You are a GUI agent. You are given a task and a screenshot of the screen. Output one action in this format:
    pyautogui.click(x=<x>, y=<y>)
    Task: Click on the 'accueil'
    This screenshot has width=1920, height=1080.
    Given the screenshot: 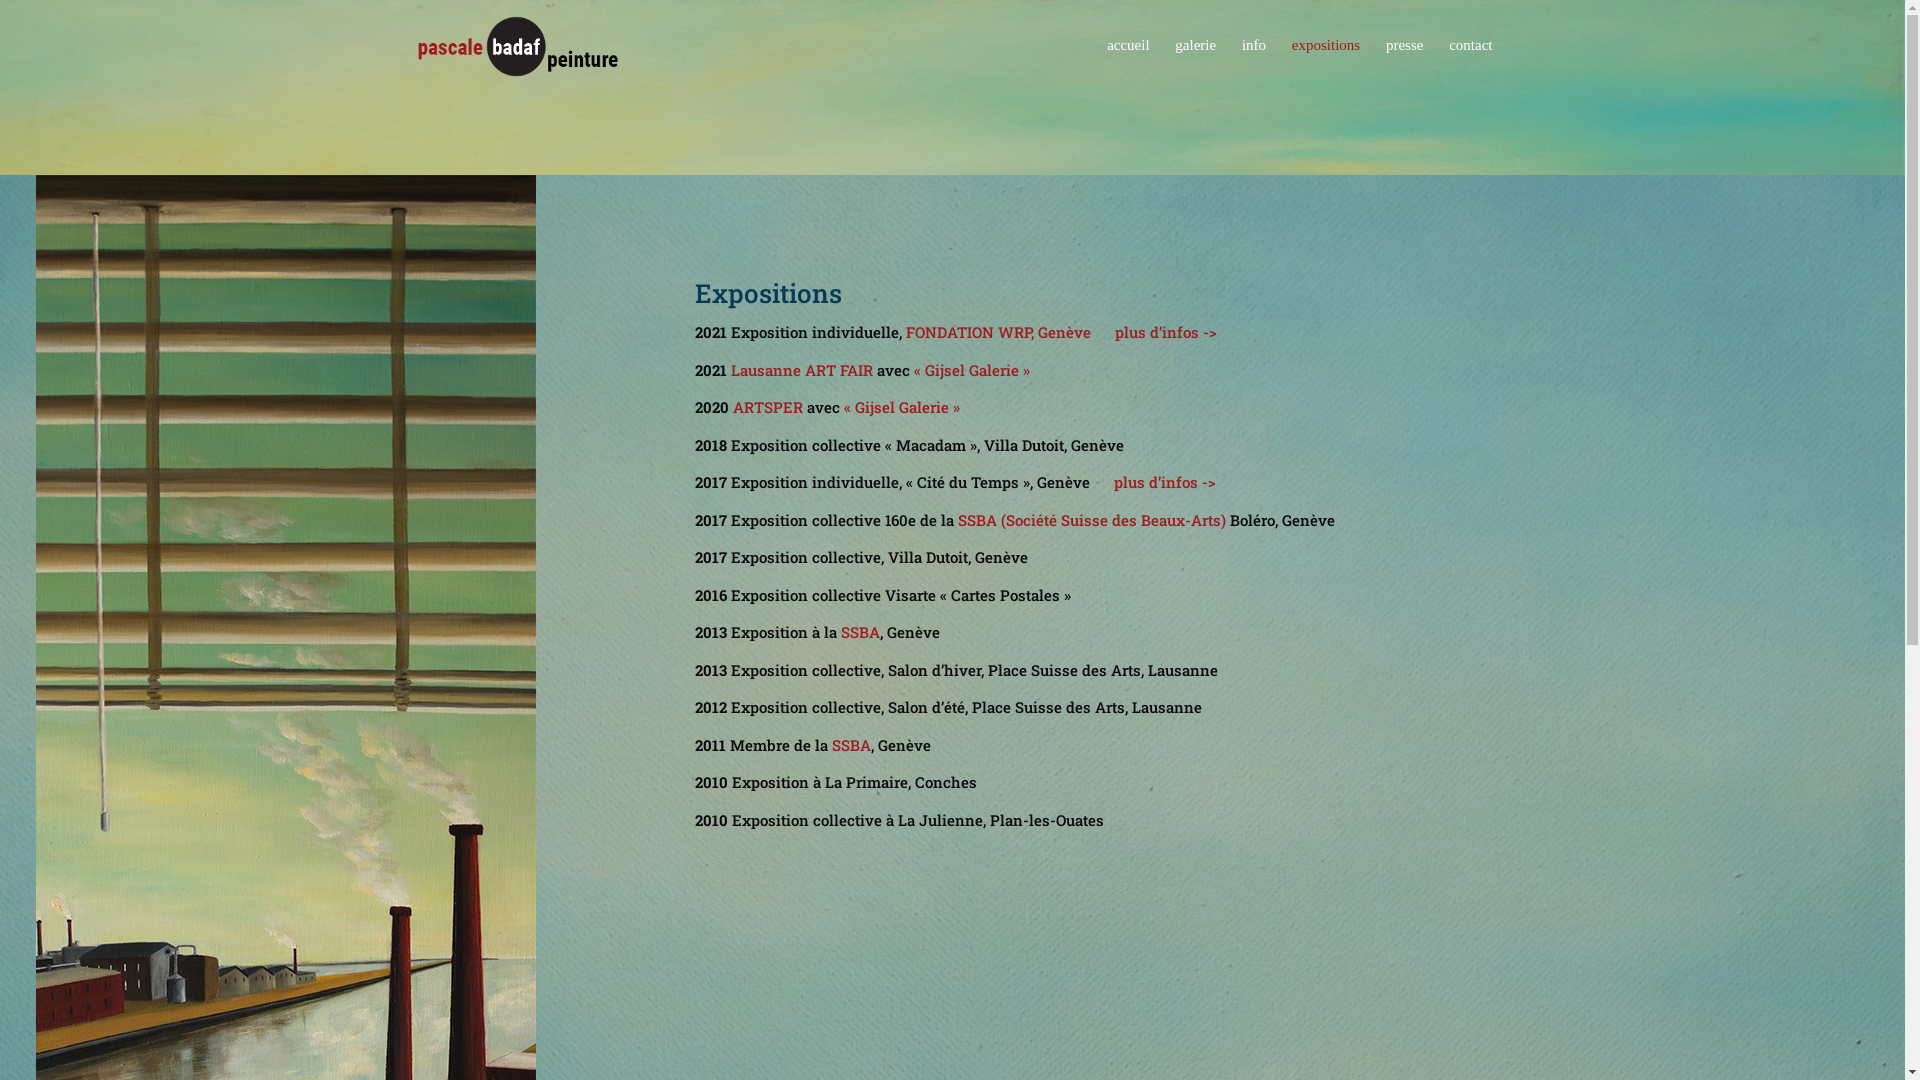 What is the action you would take?
    pyautogui.click(x=1128, y=63)
    